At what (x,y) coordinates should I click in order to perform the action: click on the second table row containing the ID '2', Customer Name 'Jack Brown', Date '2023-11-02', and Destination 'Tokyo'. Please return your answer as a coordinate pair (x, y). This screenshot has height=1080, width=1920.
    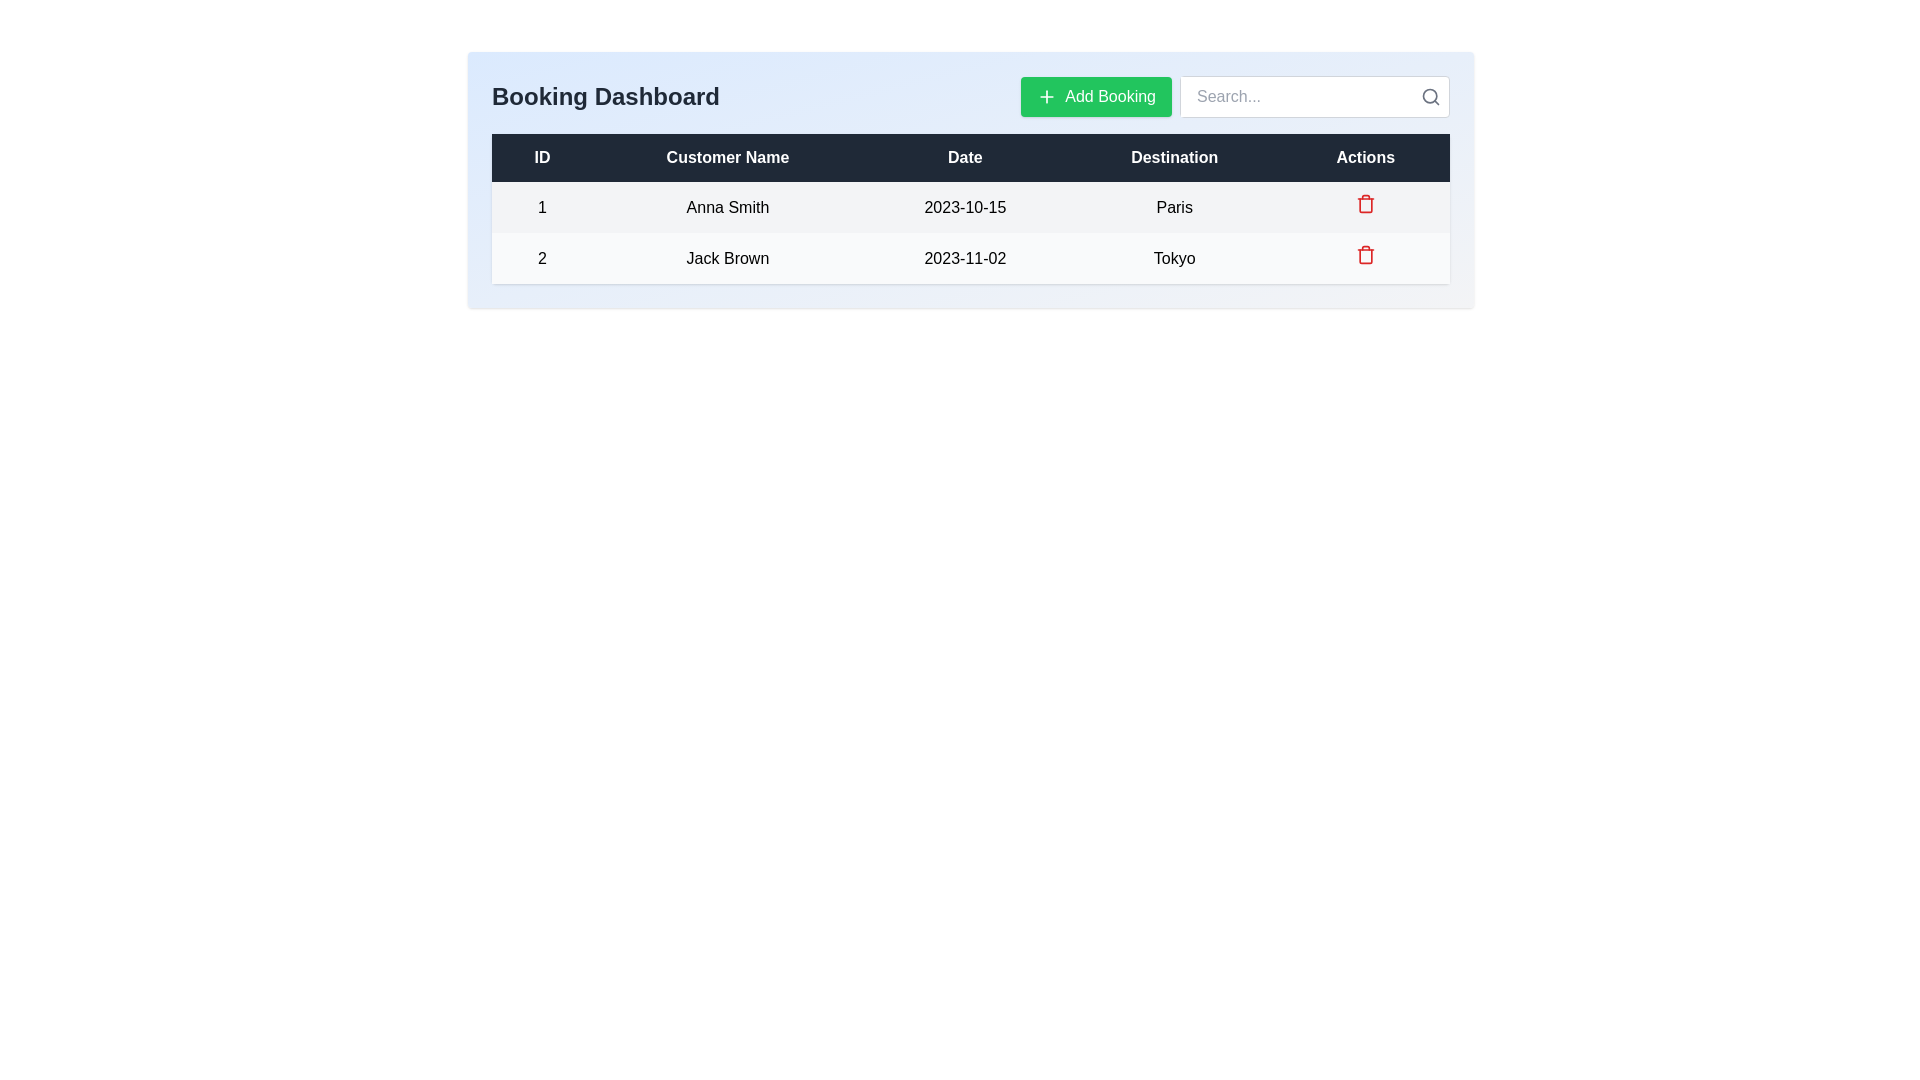
    Looking at the image, I should click on (970, 257).